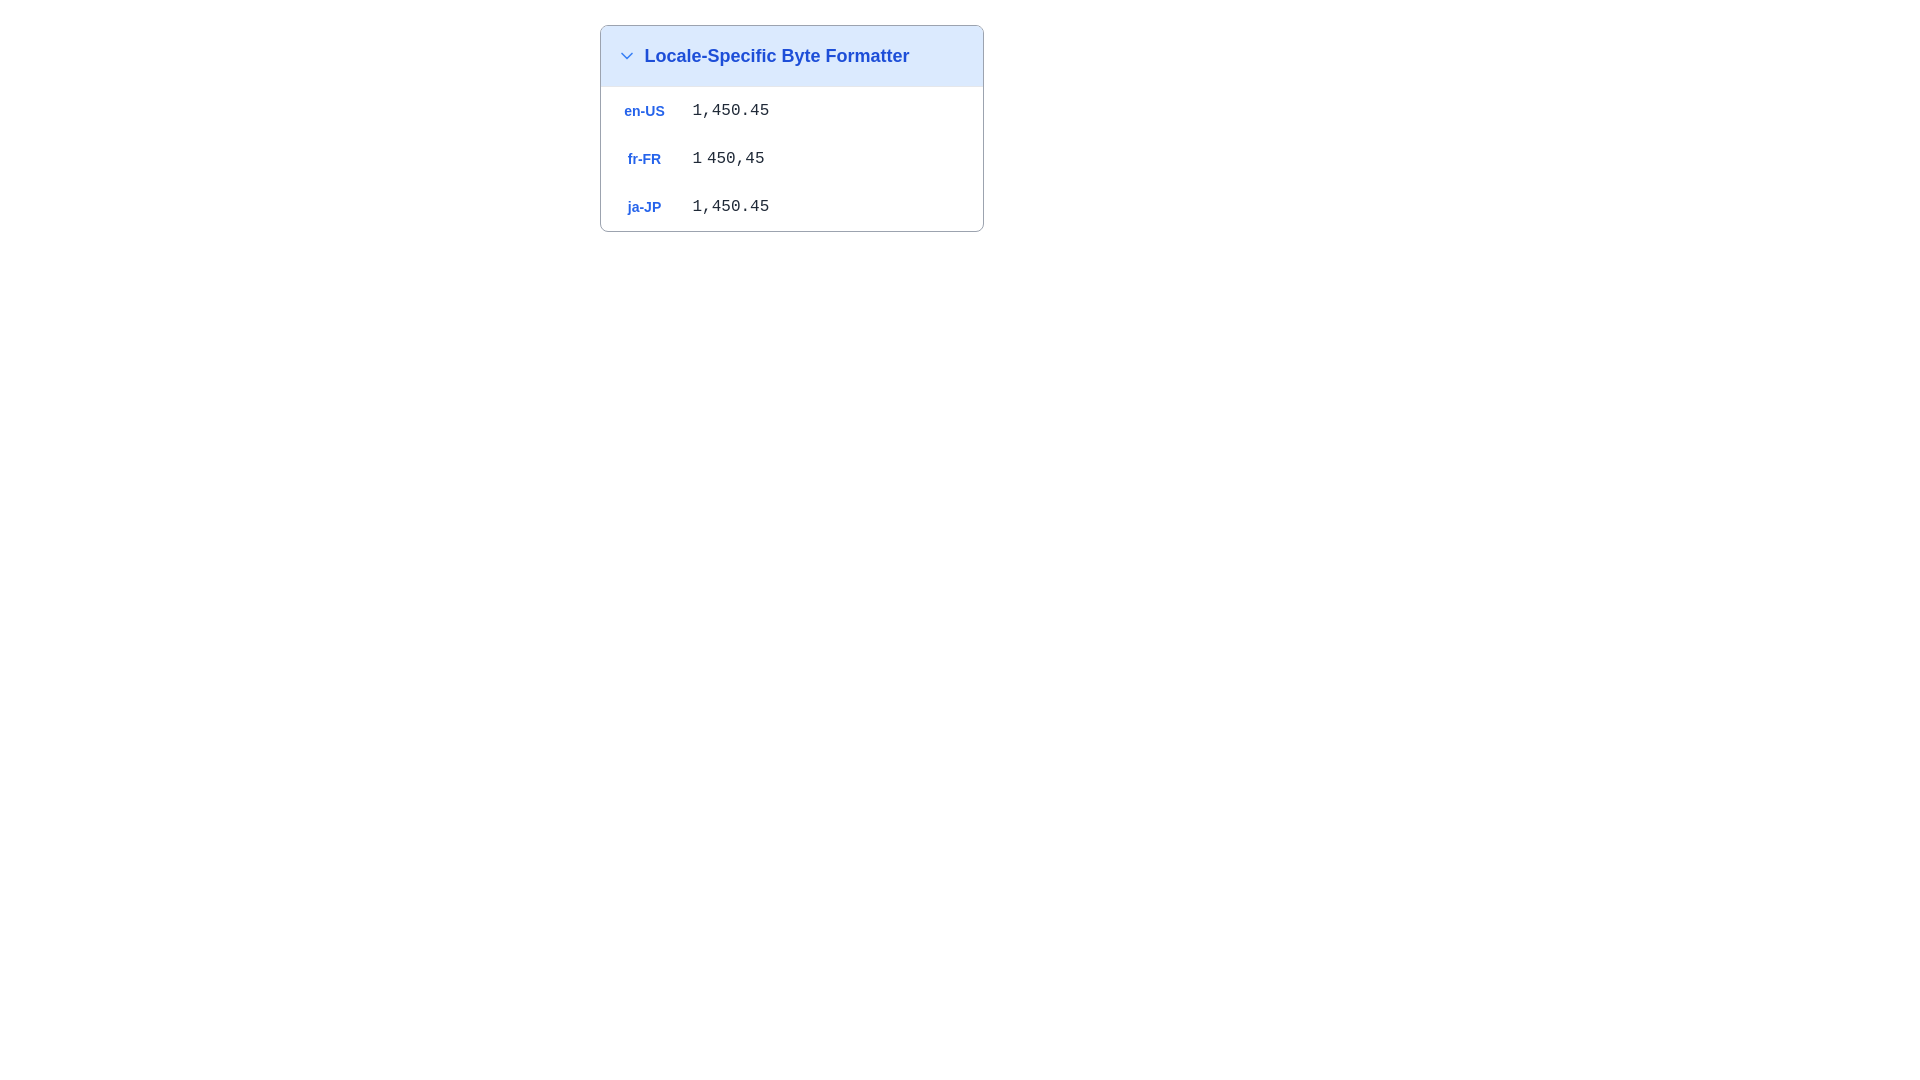 Image resolution: width=1920 pixels, height=1080 pixels. Describe the element at coordinates (776, 55) in the screenshot. I see `the text label that says 'Locale-Specific Byte Formatter', which is styled with a bold font and blue color, located in a light blue background and positioned to the right of a downward arrow icon` at that location.